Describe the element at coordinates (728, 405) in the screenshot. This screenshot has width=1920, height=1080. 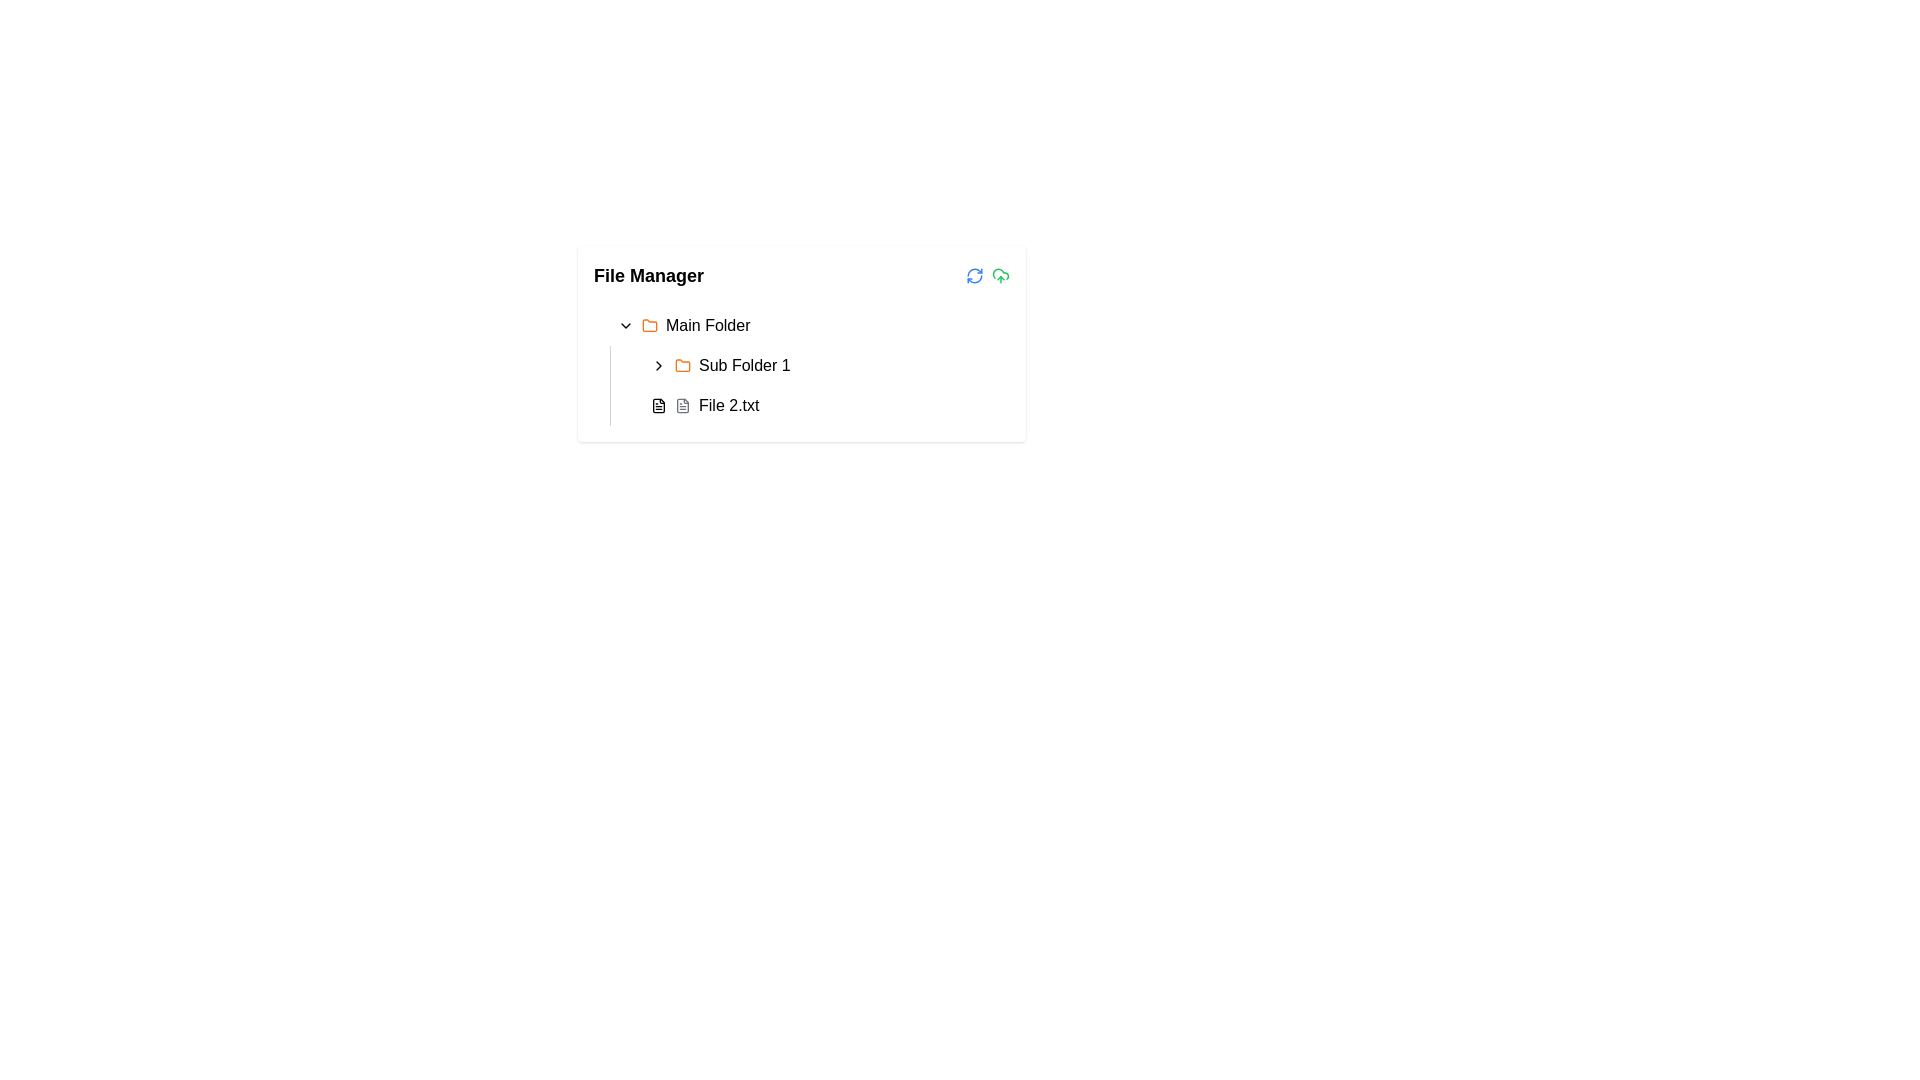
I see `the text label displaying 'File 2.txt'` at that location.